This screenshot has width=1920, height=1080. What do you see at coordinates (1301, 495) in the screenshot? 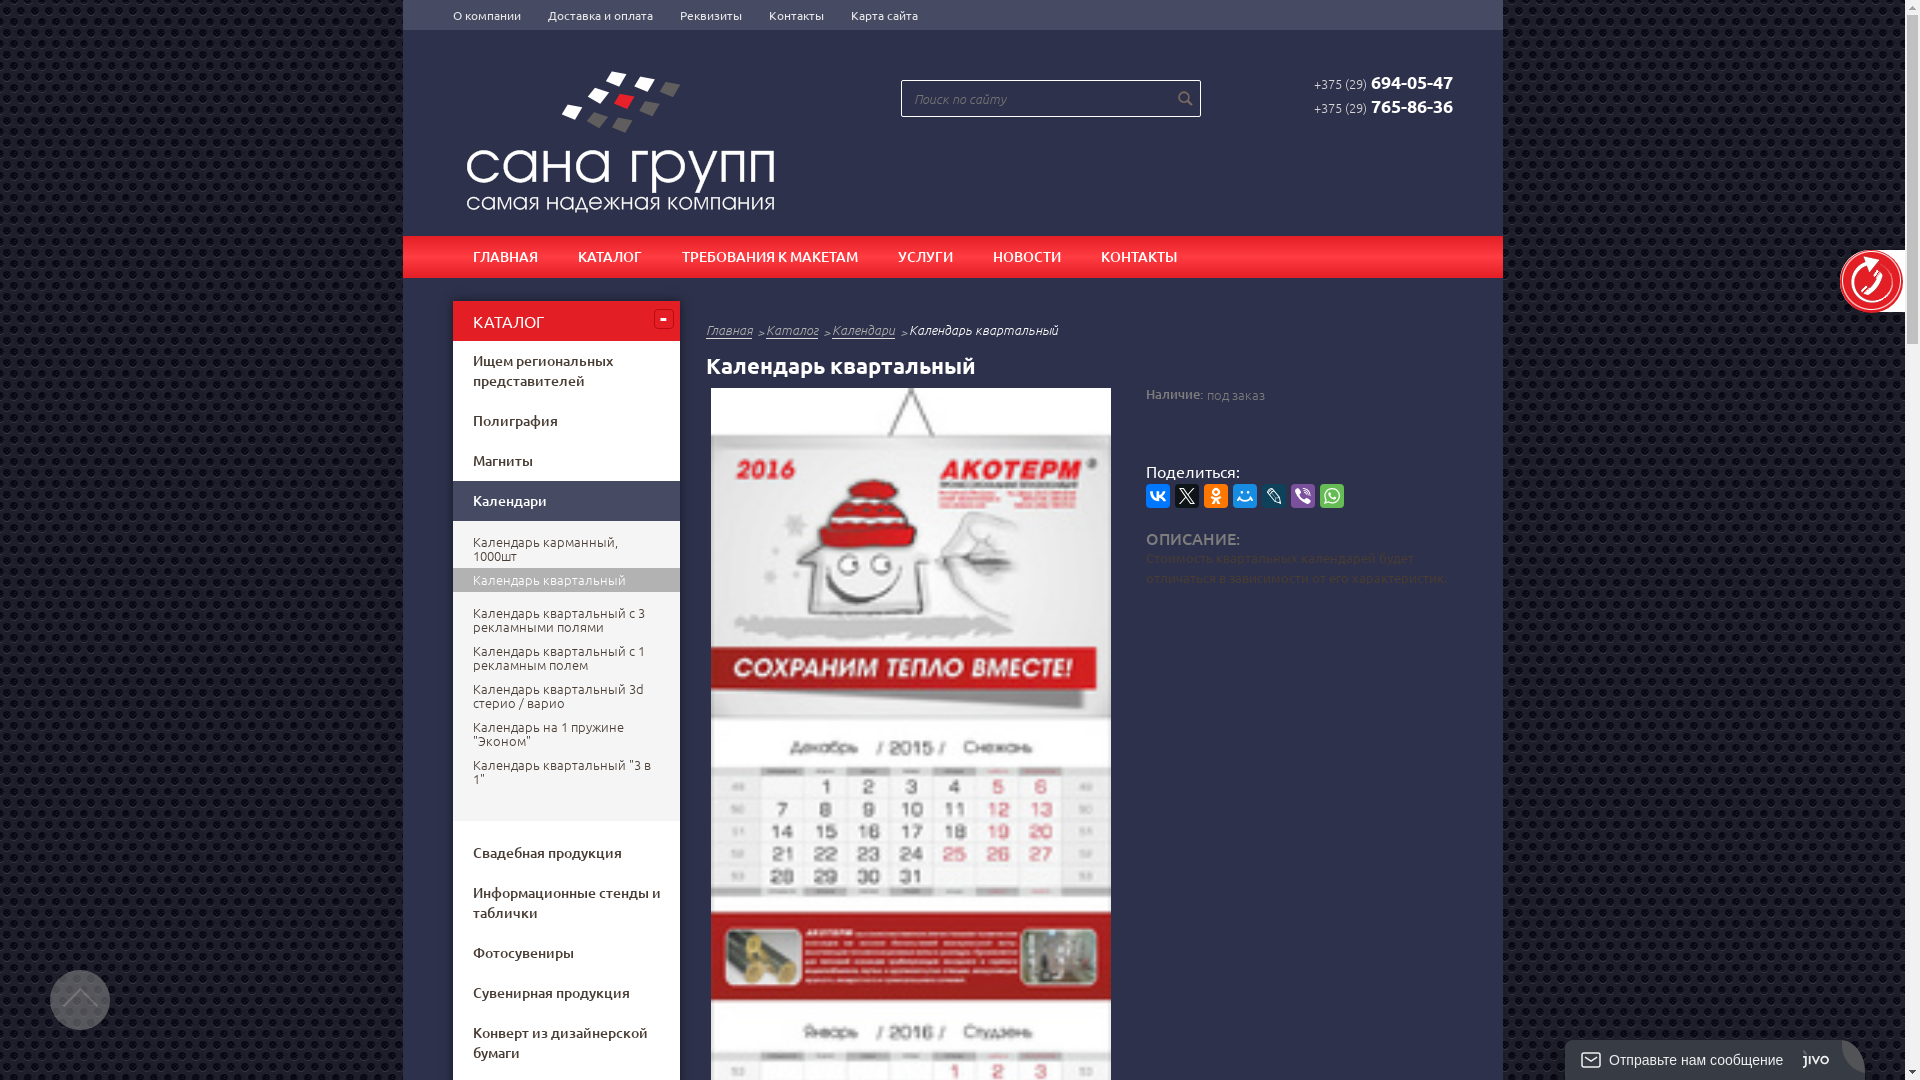
I see `'Viber'` at bounding box center [1301, 495].